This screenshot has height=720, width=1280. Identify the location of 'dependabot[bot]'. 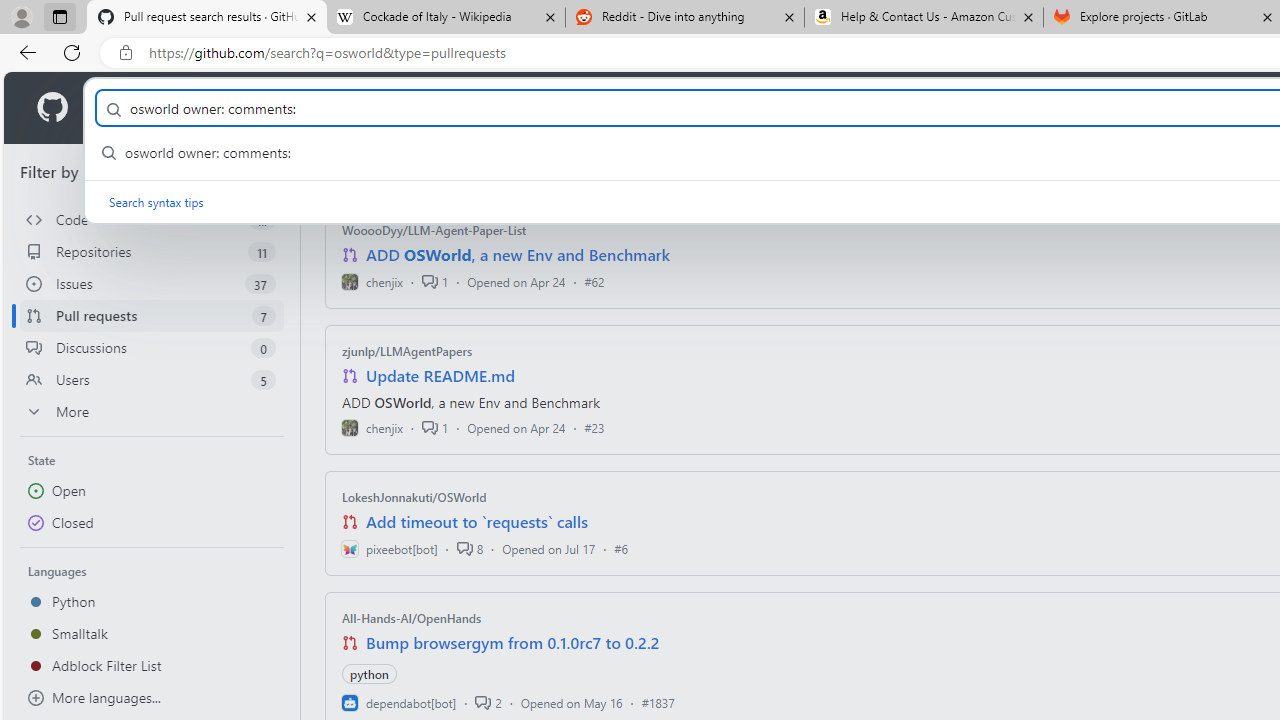
(399, 701).